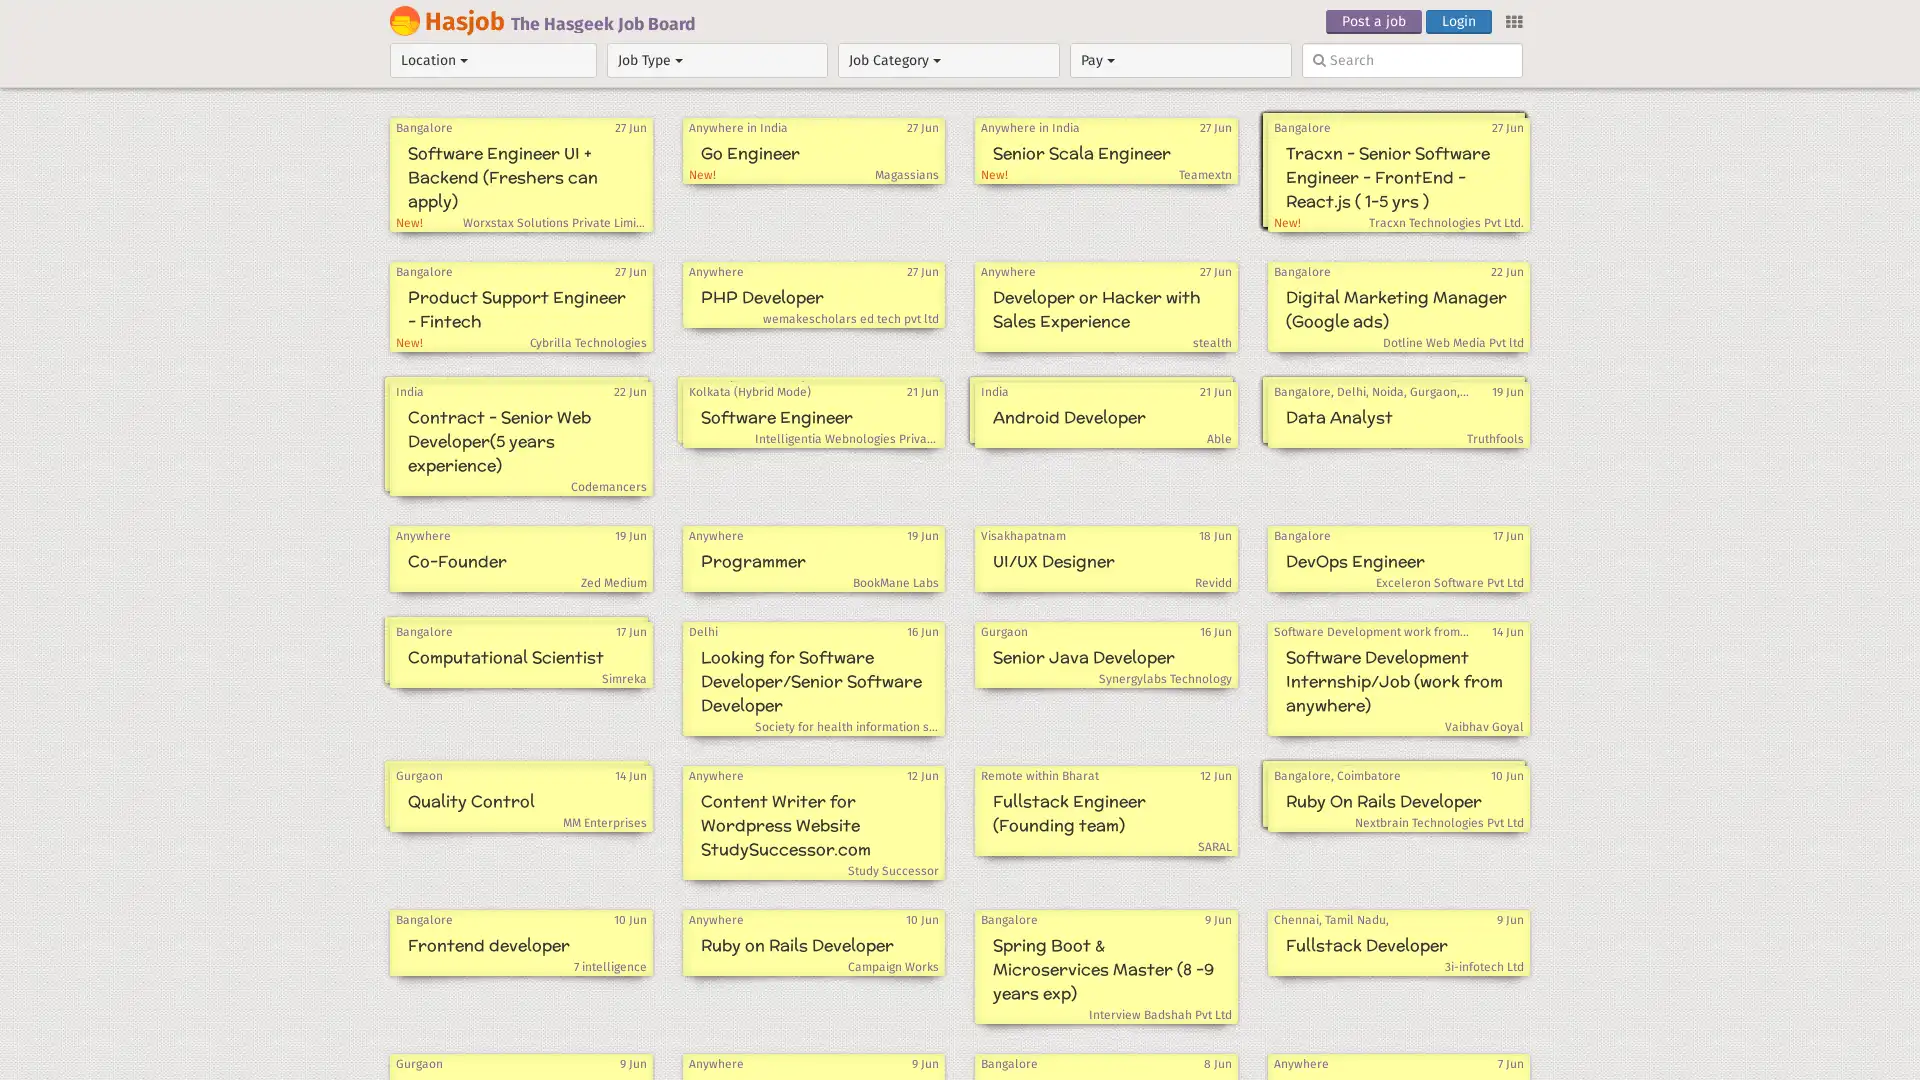 This screenshot has width=1920, height=1080. Describe the element at coordinates (1180, 59) in the screenshot. I see `Pay` at that location.